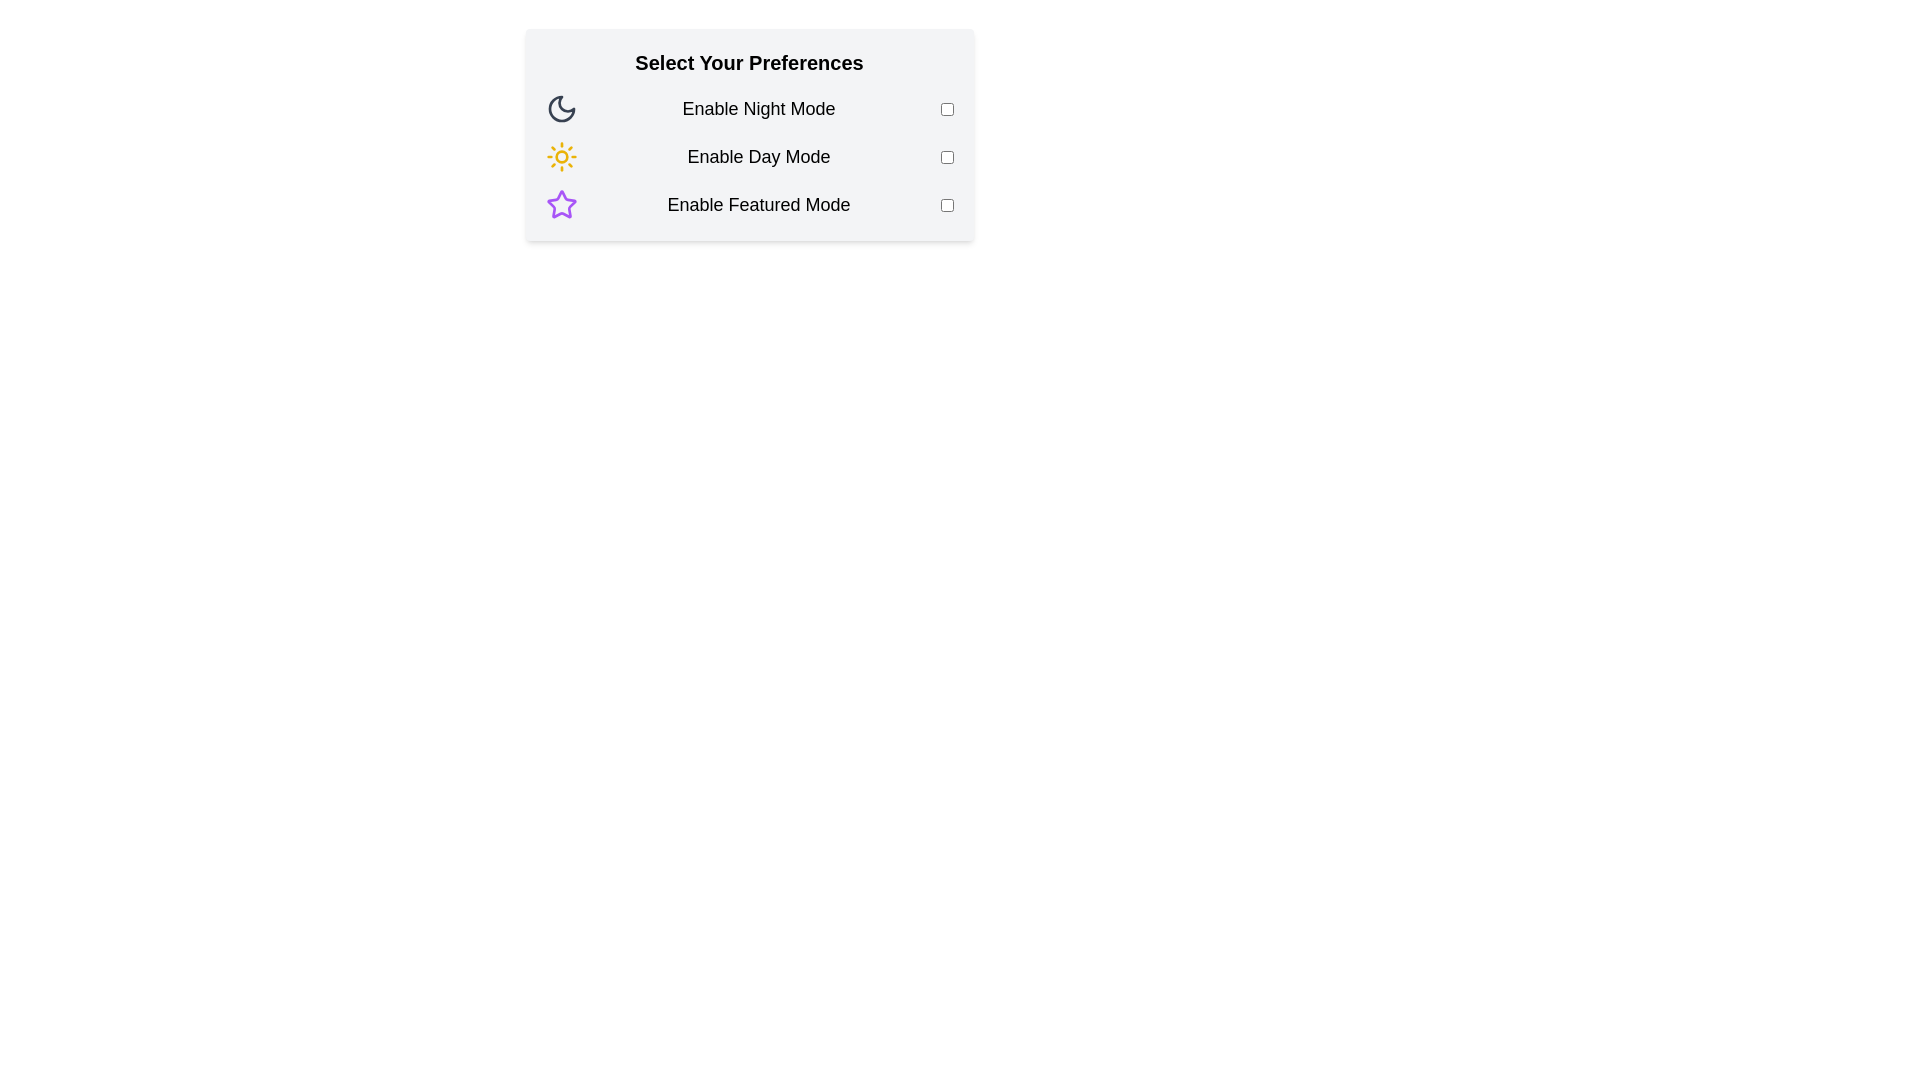  Describe the element at coordinates (560, 204) in the screenshot. I see `the purple-colored star icon located to the immediate left of the 'Enable Featured Mode' text within the 'Select Your Preferences' section` at that location.